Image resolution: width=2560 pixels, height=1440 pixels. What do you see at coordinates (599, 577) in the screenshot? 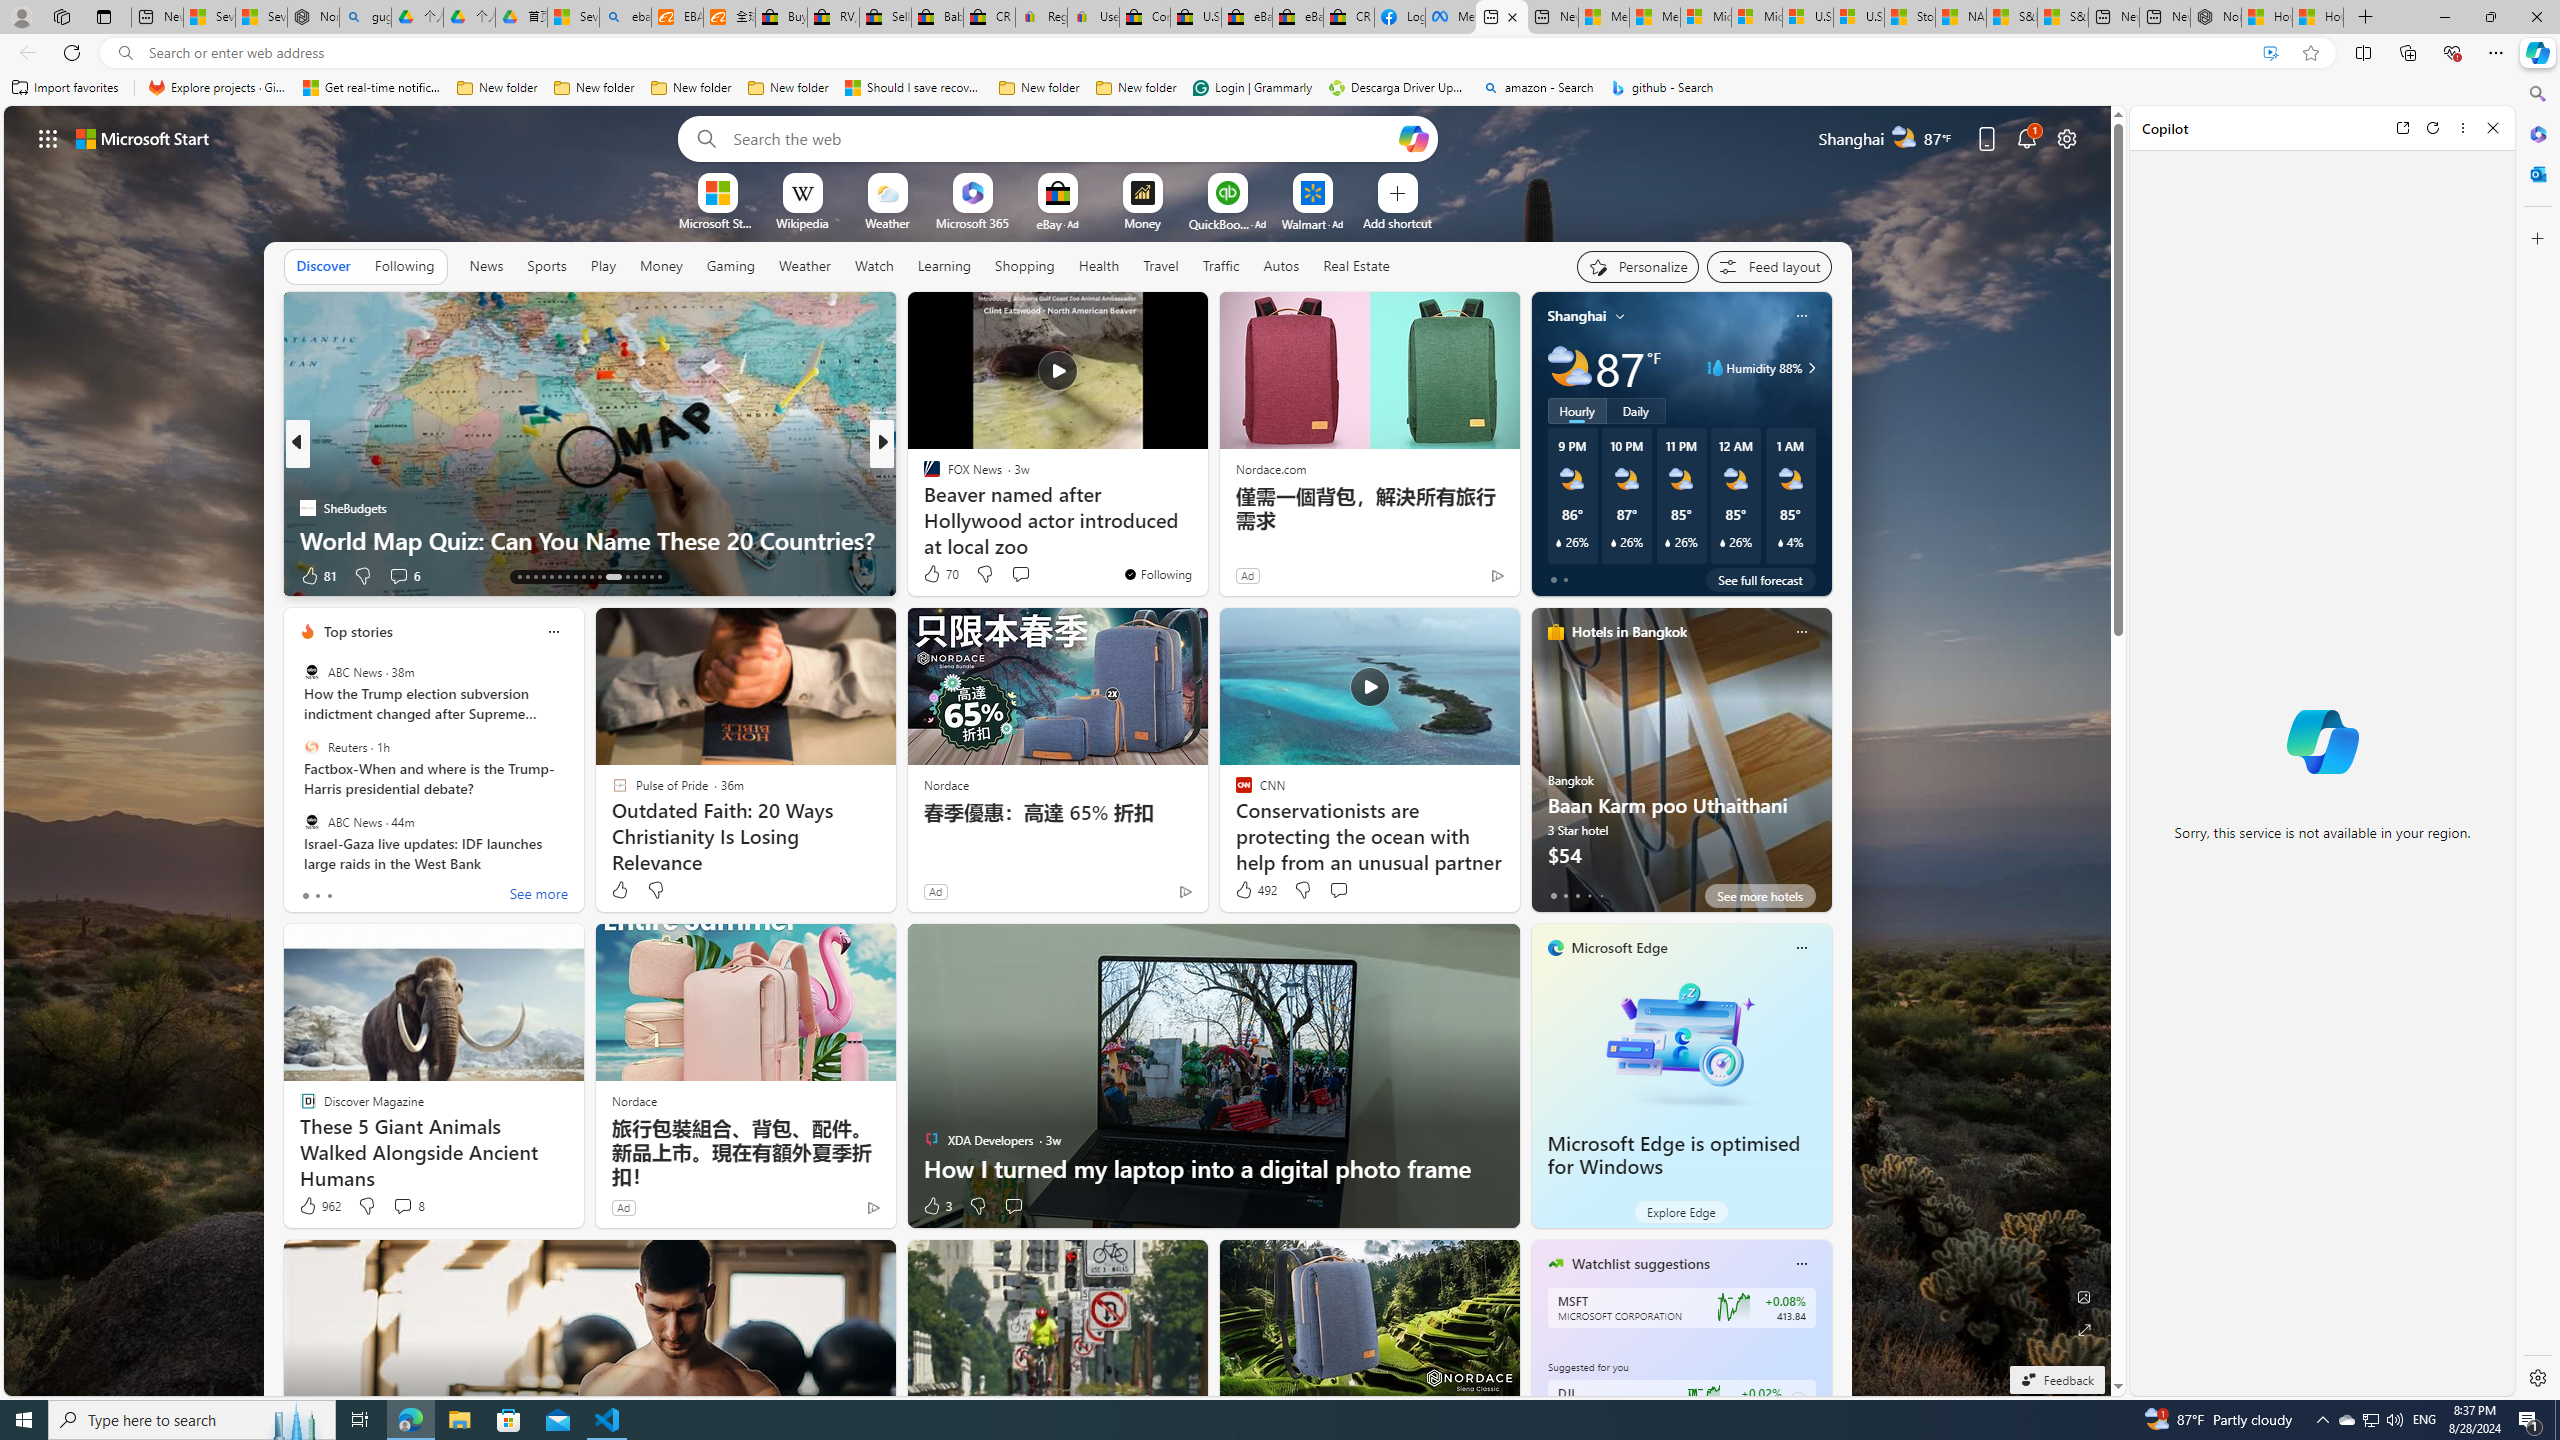
I see `'AutomationID: tab-23'` at bounding box center [599, 577].